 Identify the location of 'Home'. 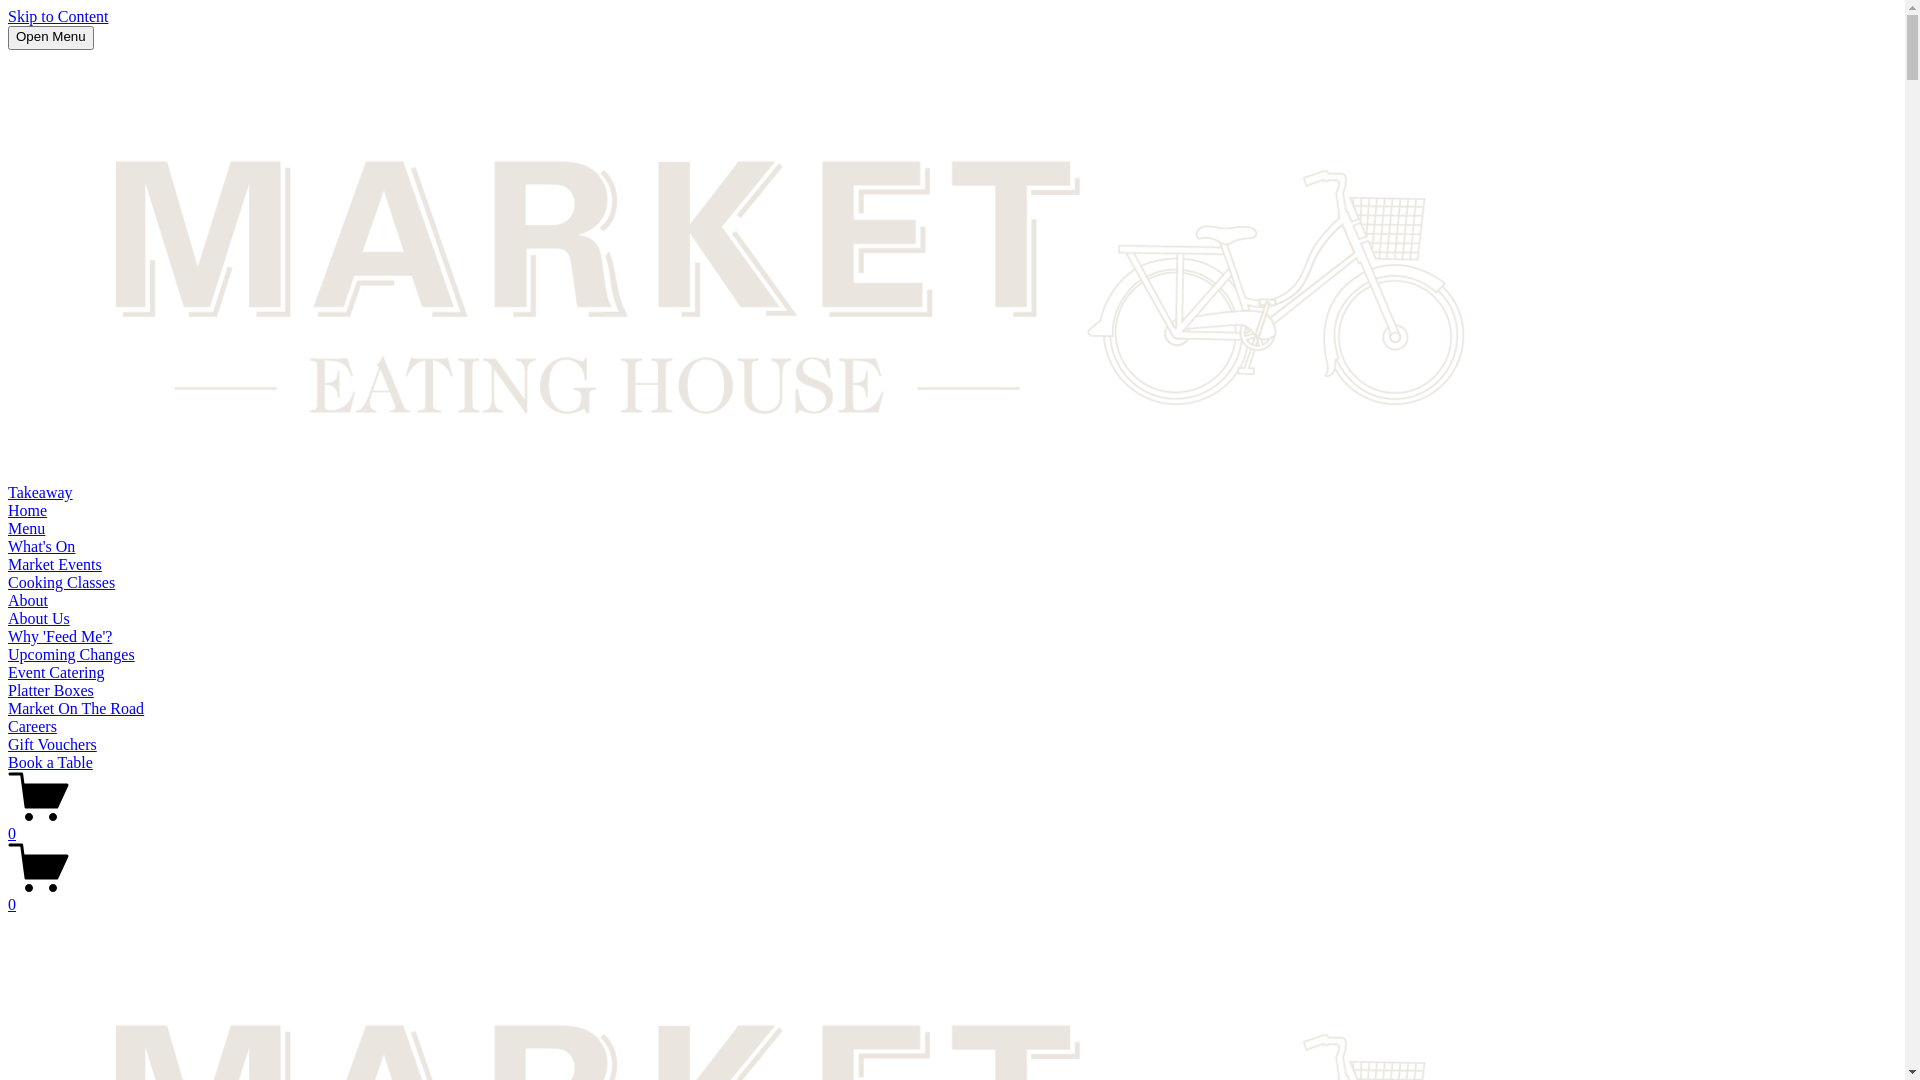
(27, 509).